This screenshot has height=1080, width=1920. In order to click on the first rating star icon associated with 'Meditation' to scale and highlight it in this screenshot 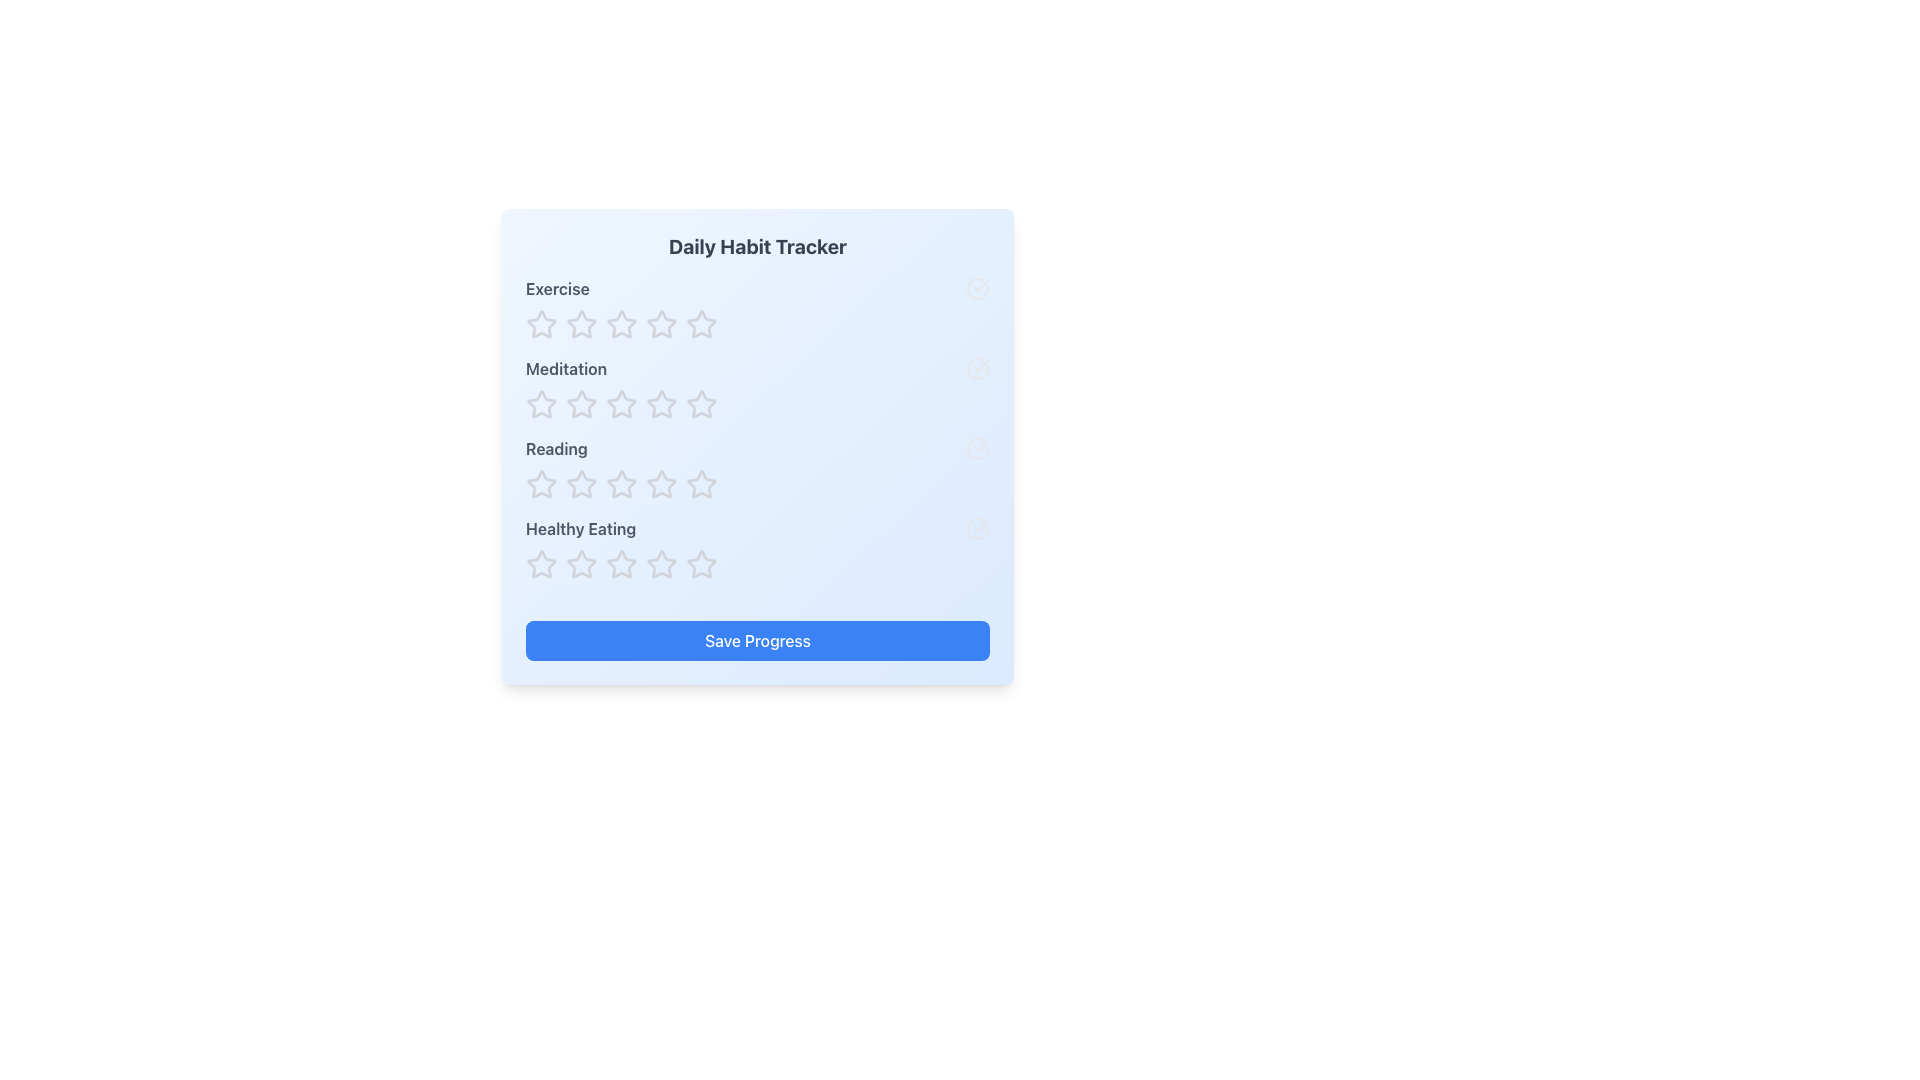, I will do `click(542, 405)`.